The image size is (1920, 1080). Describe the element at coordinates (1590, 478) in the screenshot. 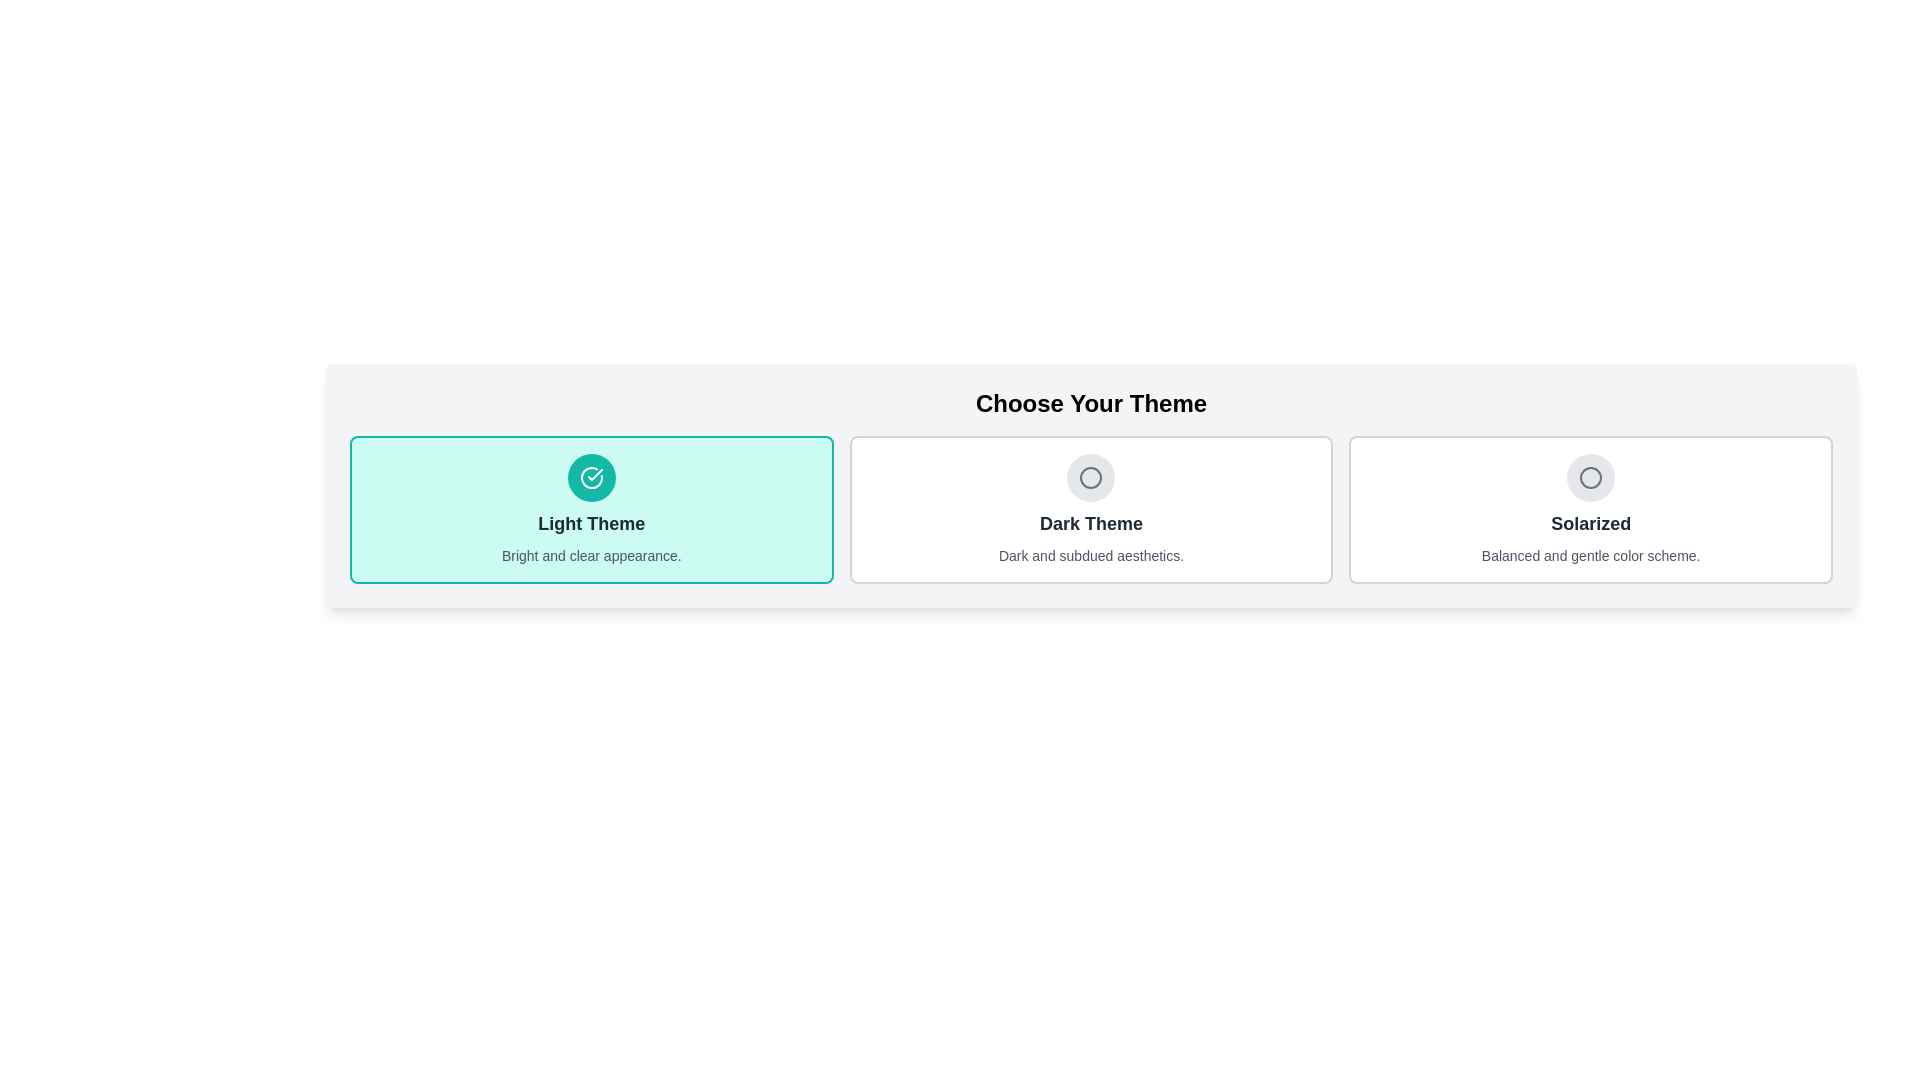

I see `the graphical vector circle indicating the chosen or unchosen state of the Solarized theme card, which is the third card in the theme selection layout` at that location.